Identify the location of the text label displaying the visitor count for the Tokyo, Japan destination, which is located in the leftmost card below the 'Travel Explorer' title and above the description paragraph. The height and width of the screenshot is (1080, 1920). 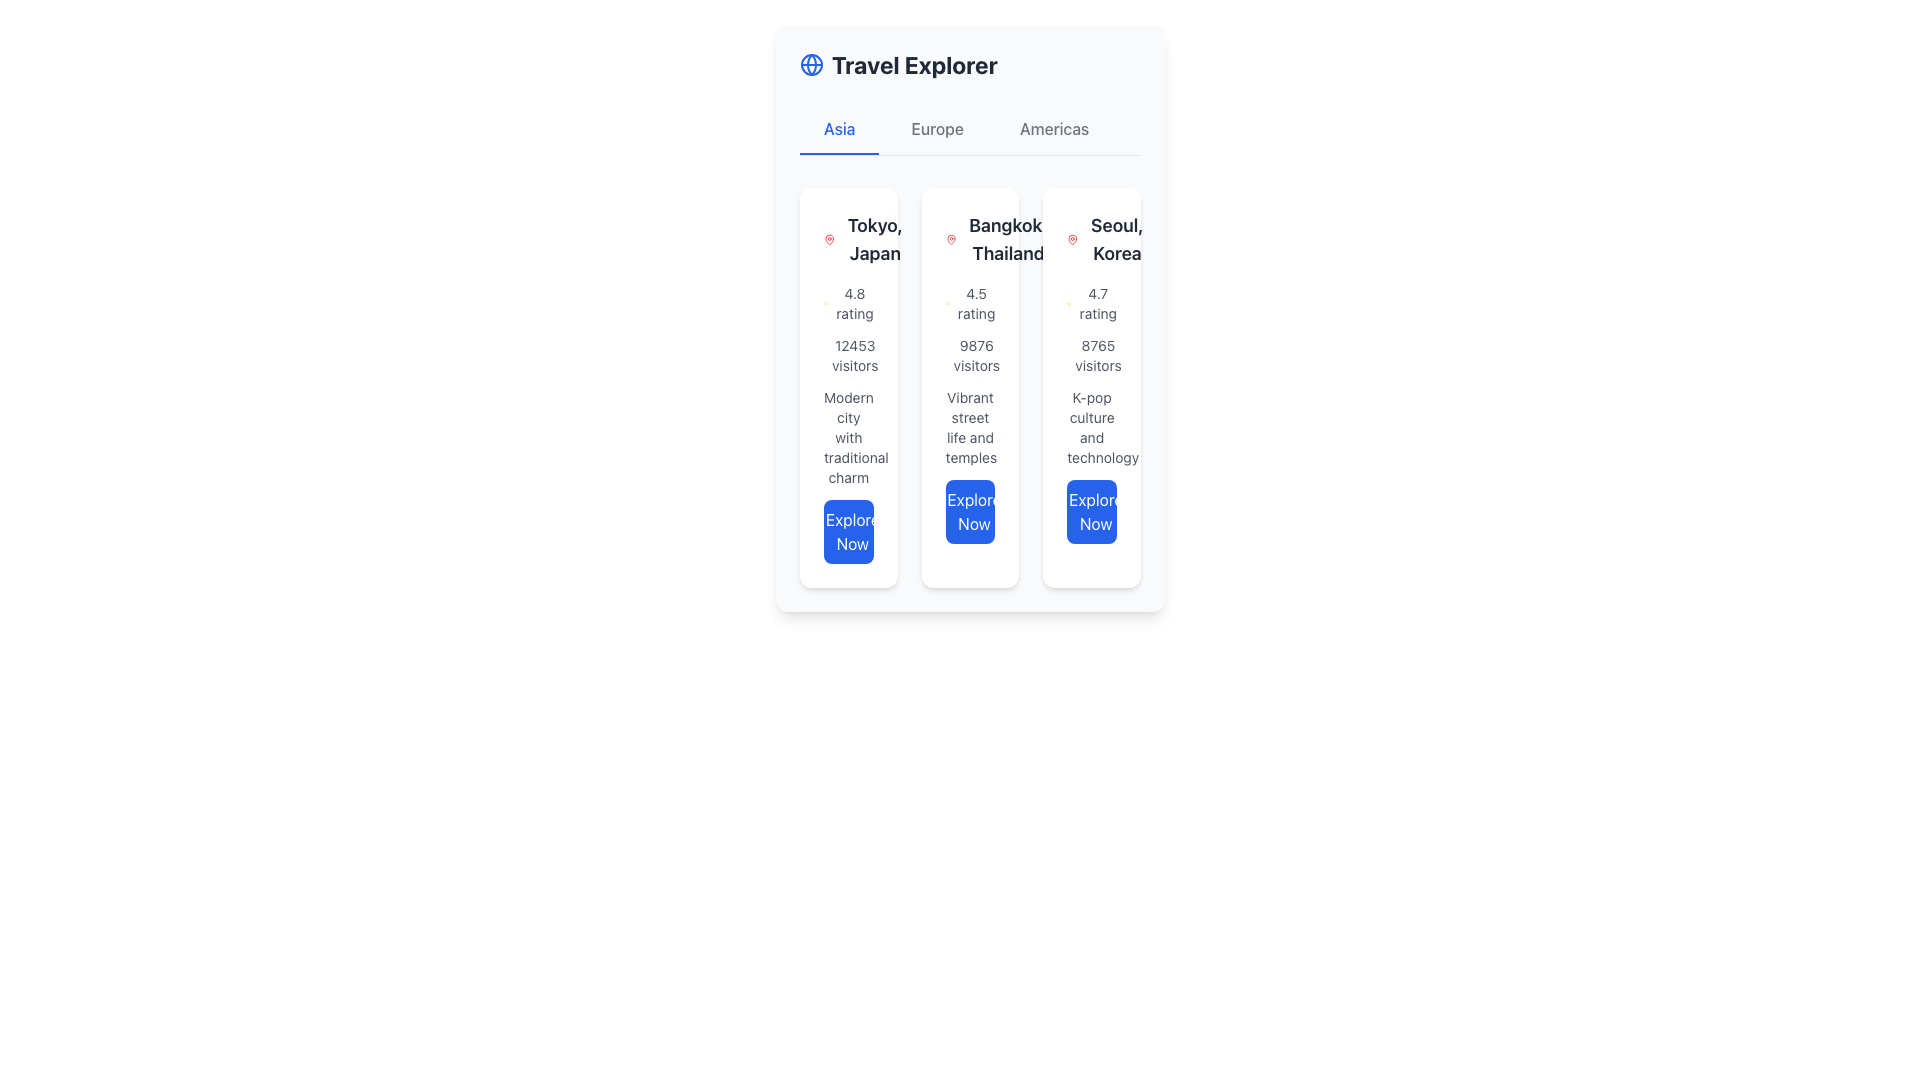
(855, 354).